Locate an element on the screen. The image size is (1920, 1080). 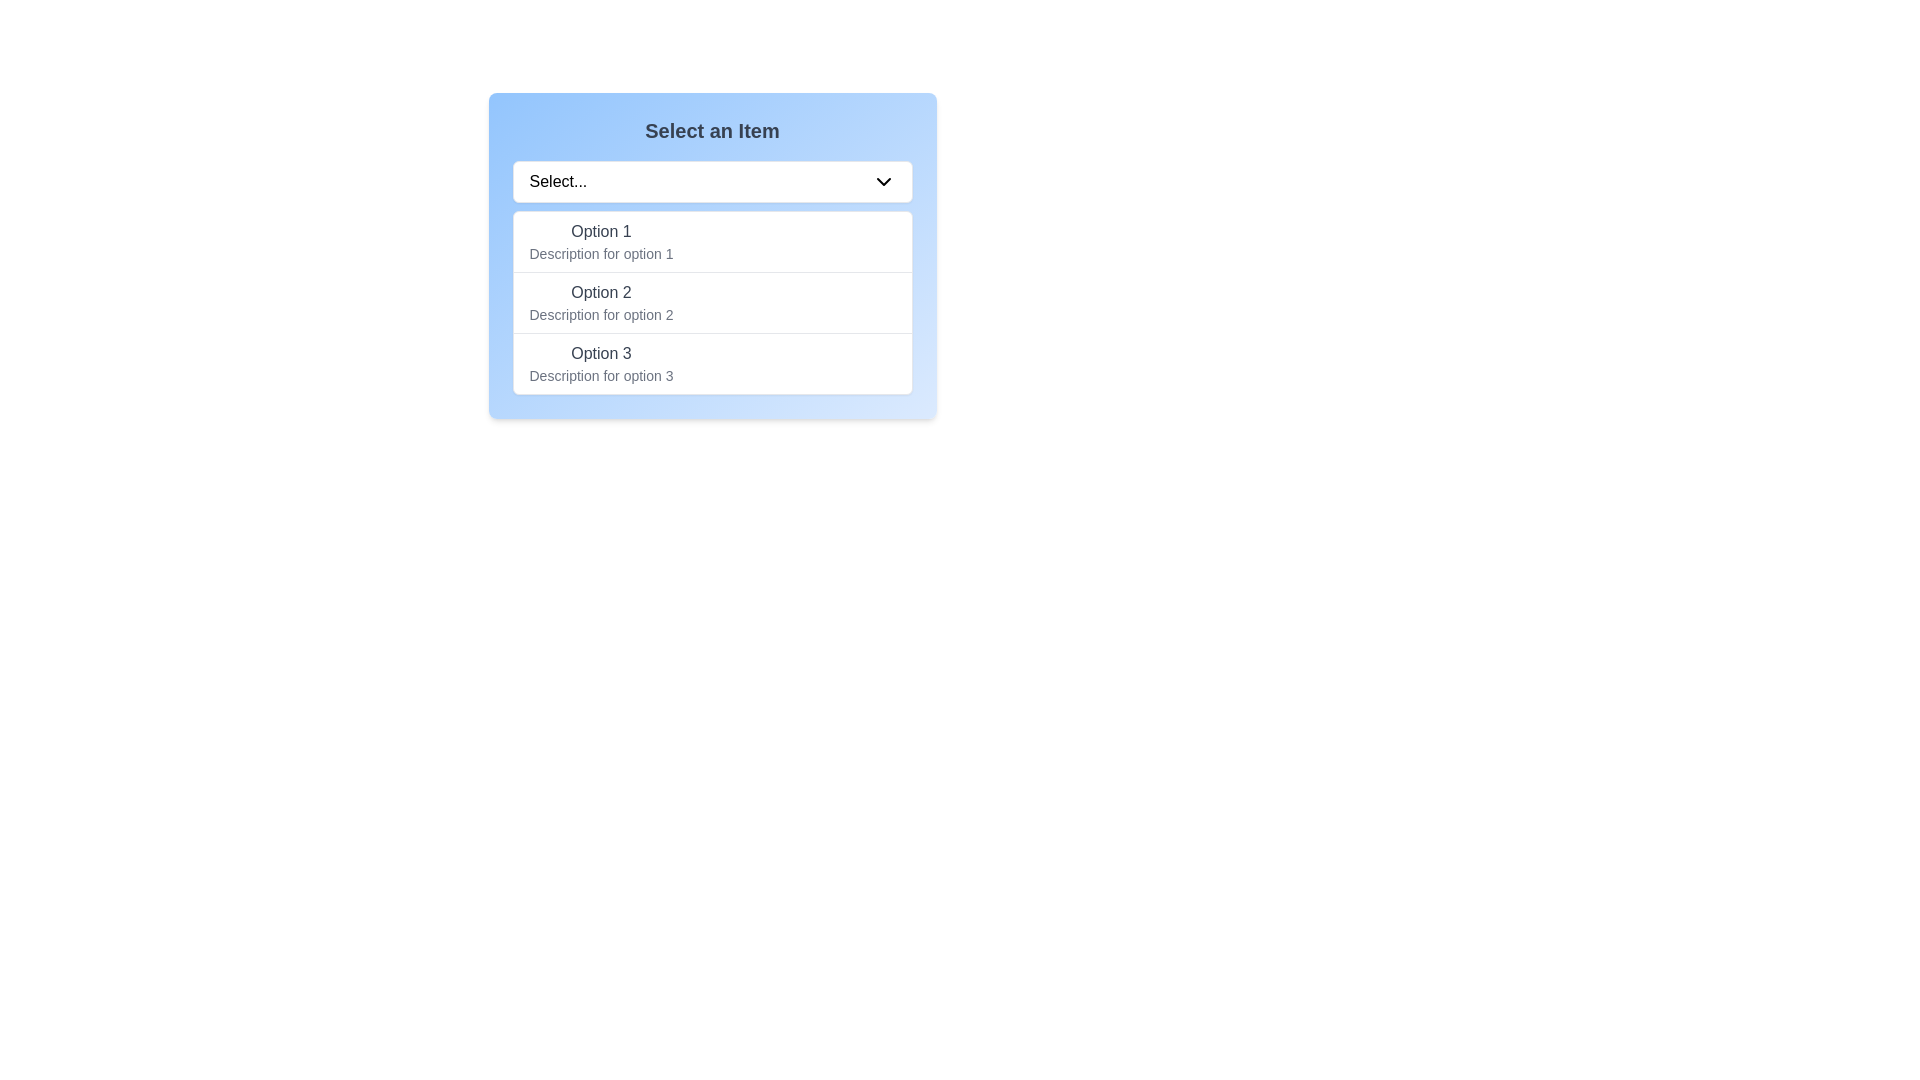
the dropdown menu located below the 'Select...' dropdown is located at coordinates (712, 303).